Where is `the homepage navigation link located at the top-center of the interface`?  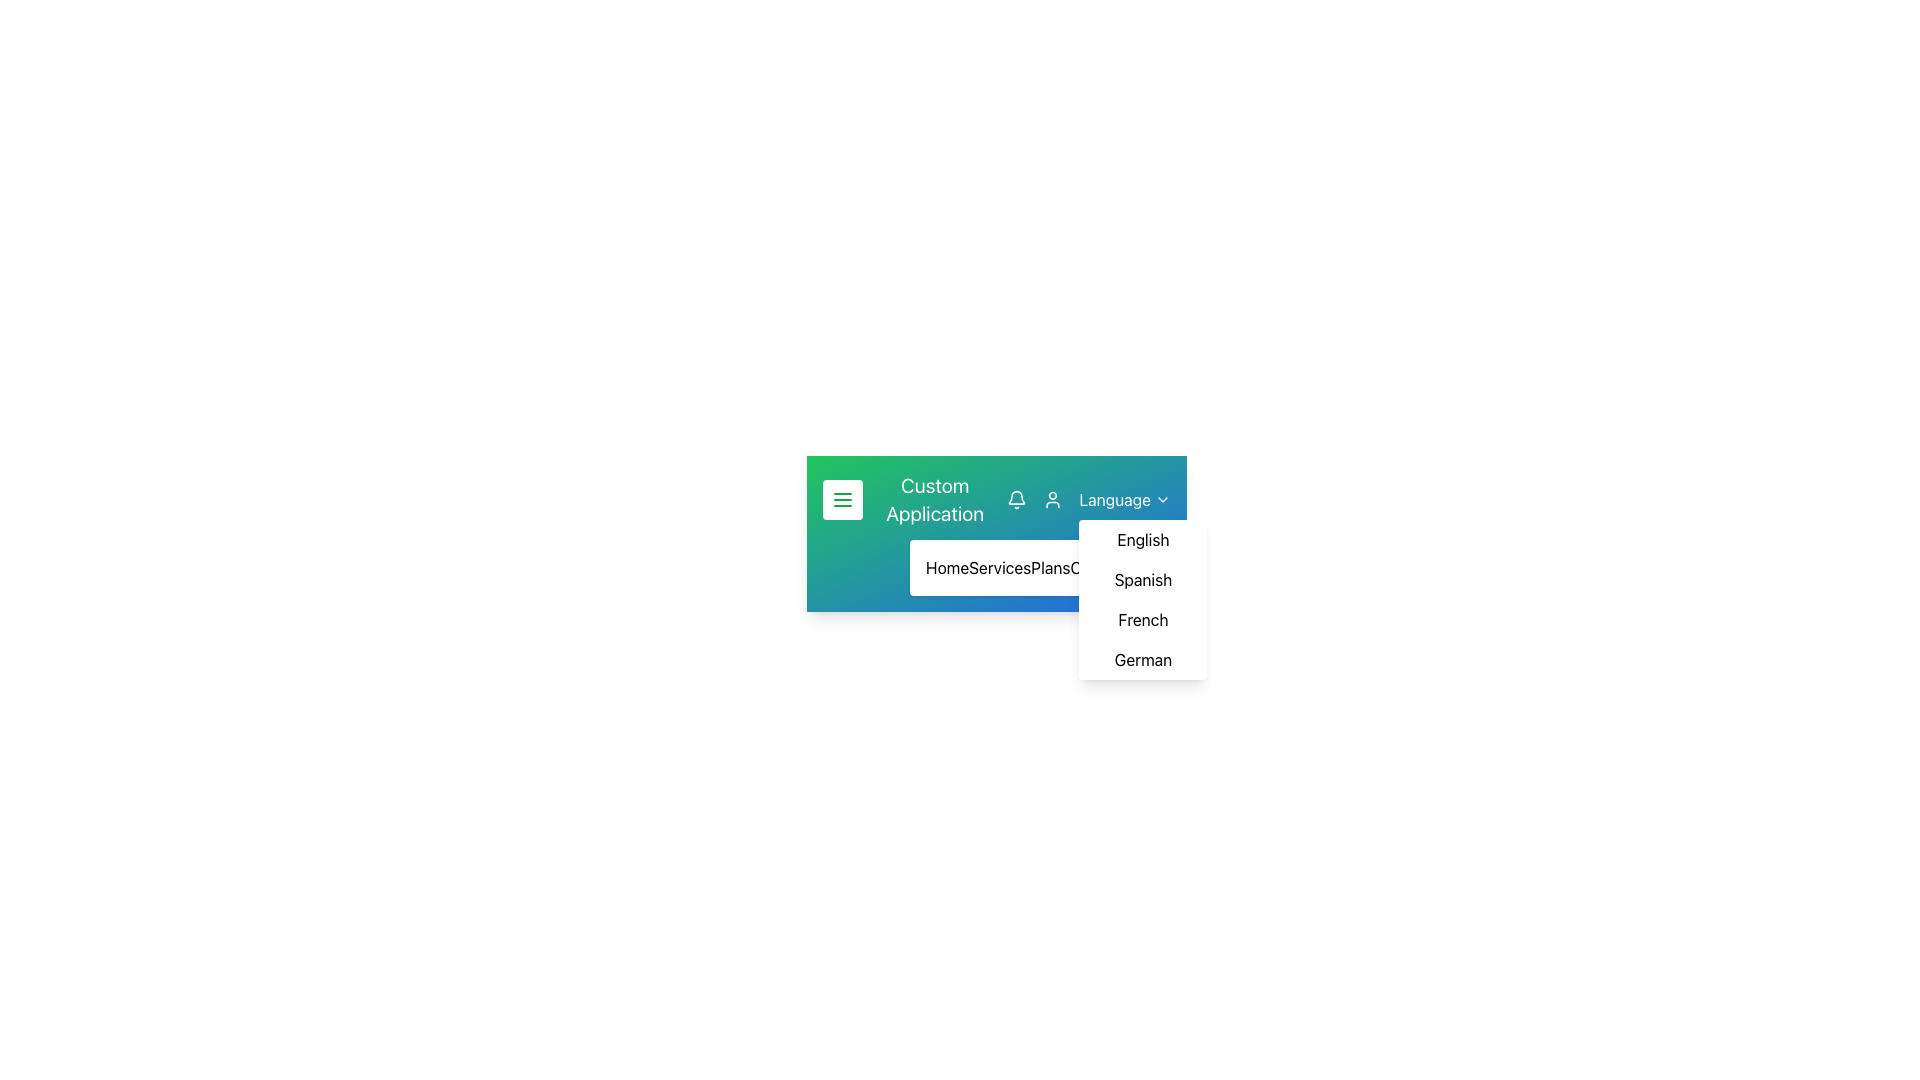
the homepage navigation link located at the top-center of the interface is located at coordinates (946, 567).